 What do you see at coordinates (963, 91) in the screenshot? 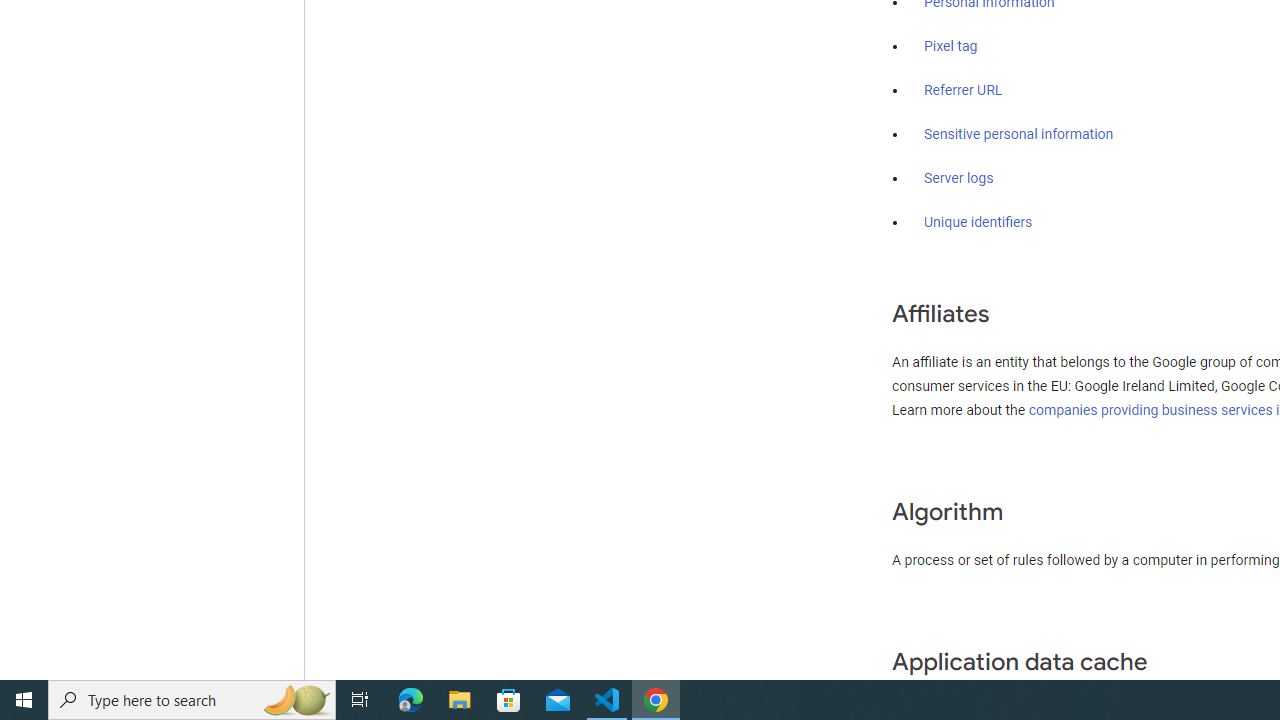
I see `'Referrer URL'` at bounding box center [963, 91].